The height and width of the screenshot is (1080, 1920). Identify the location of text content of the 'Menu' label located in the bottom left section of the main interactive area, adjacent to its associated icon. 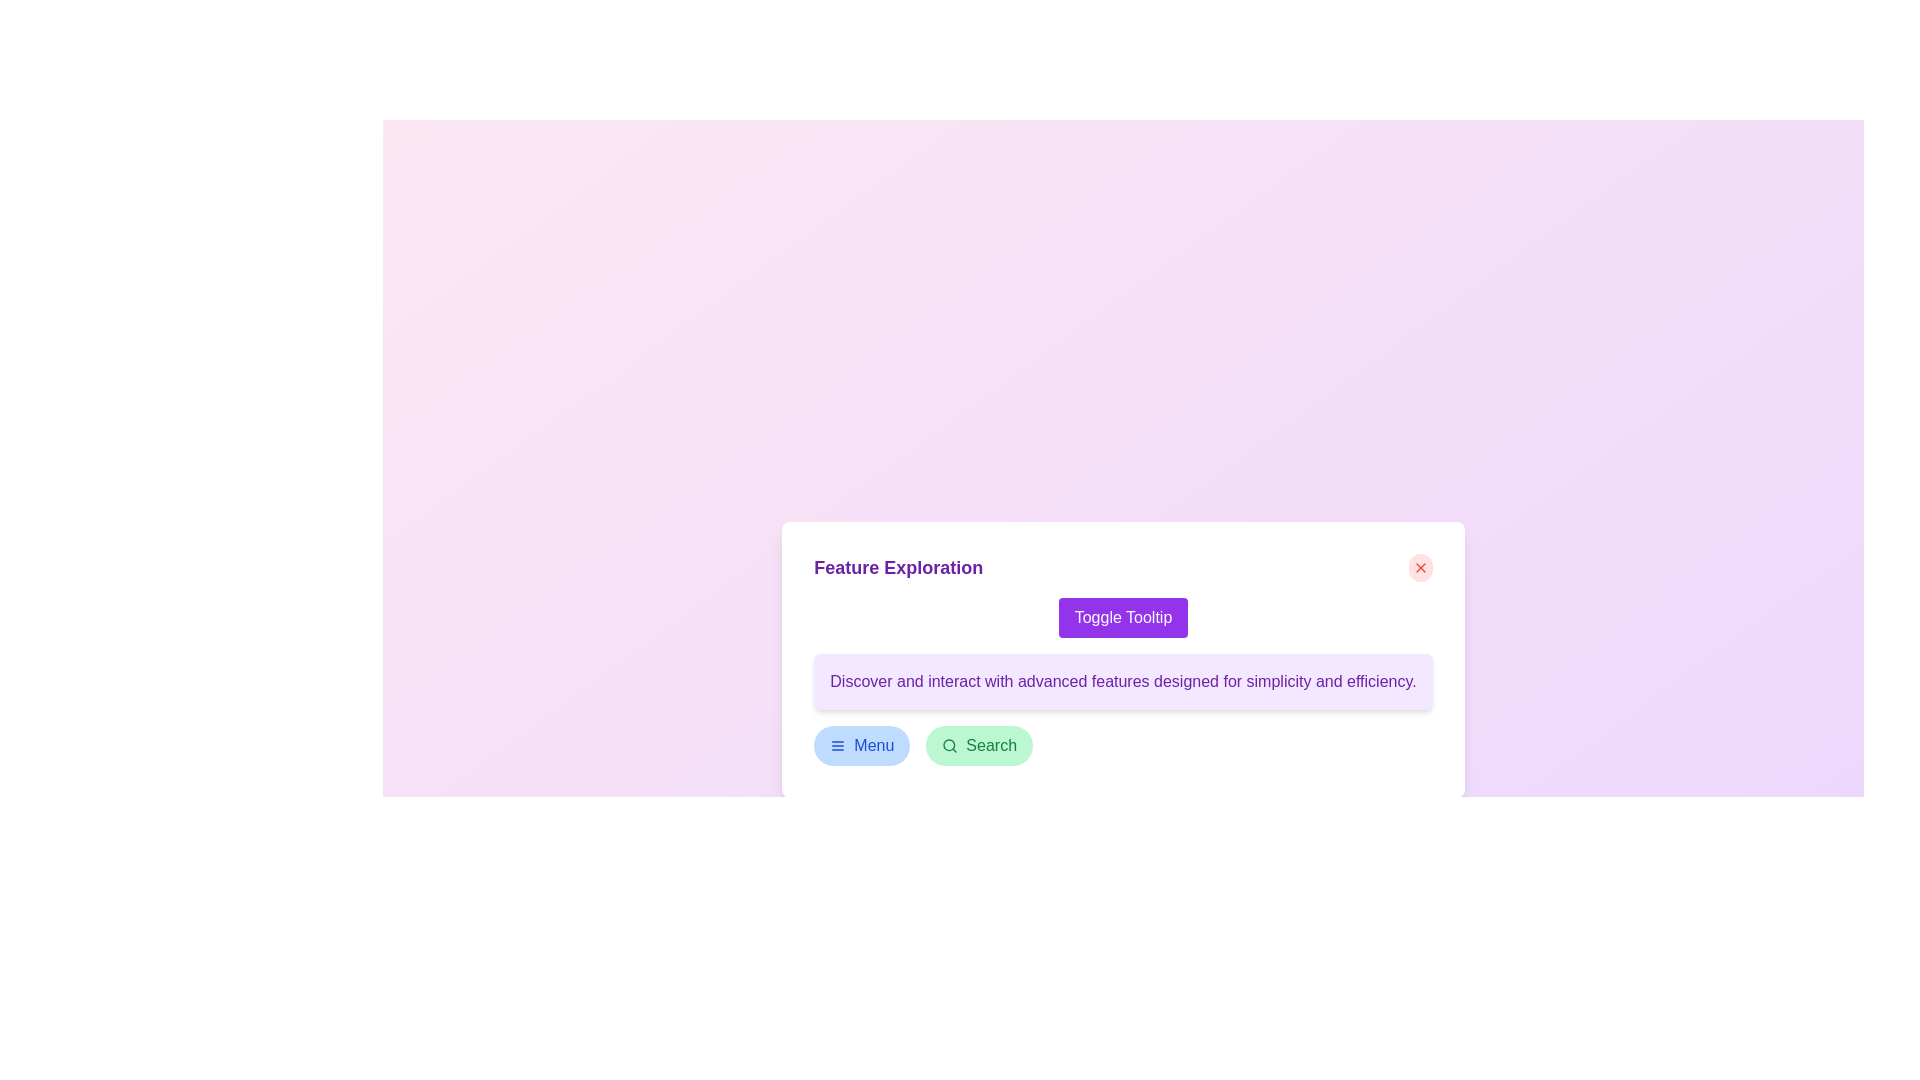
(874, 745).